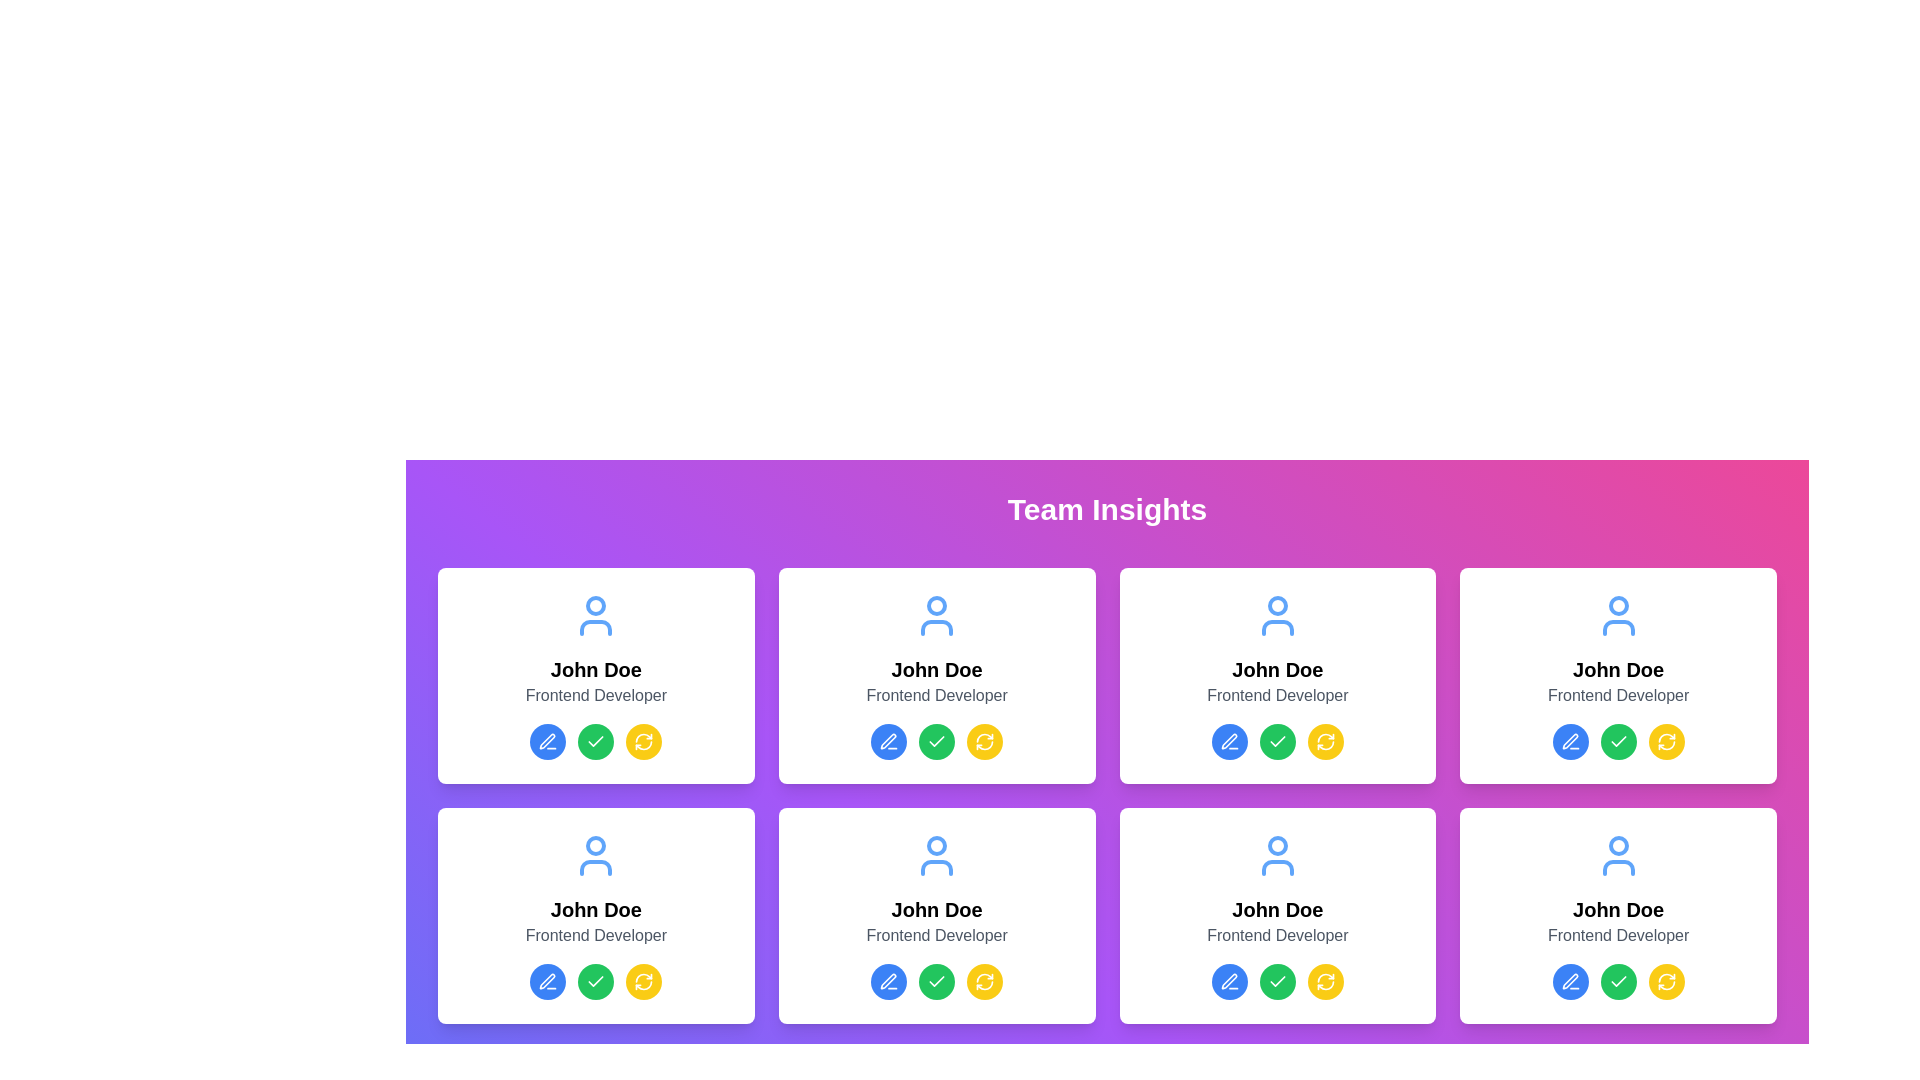  What do you see at coordinates (1618, 845) in the screenshot?
I see `the circular shape located at the top center of the user profile icon in the bottom-right card of a 2x4 grid layout` at bounding box center [1618, 845].